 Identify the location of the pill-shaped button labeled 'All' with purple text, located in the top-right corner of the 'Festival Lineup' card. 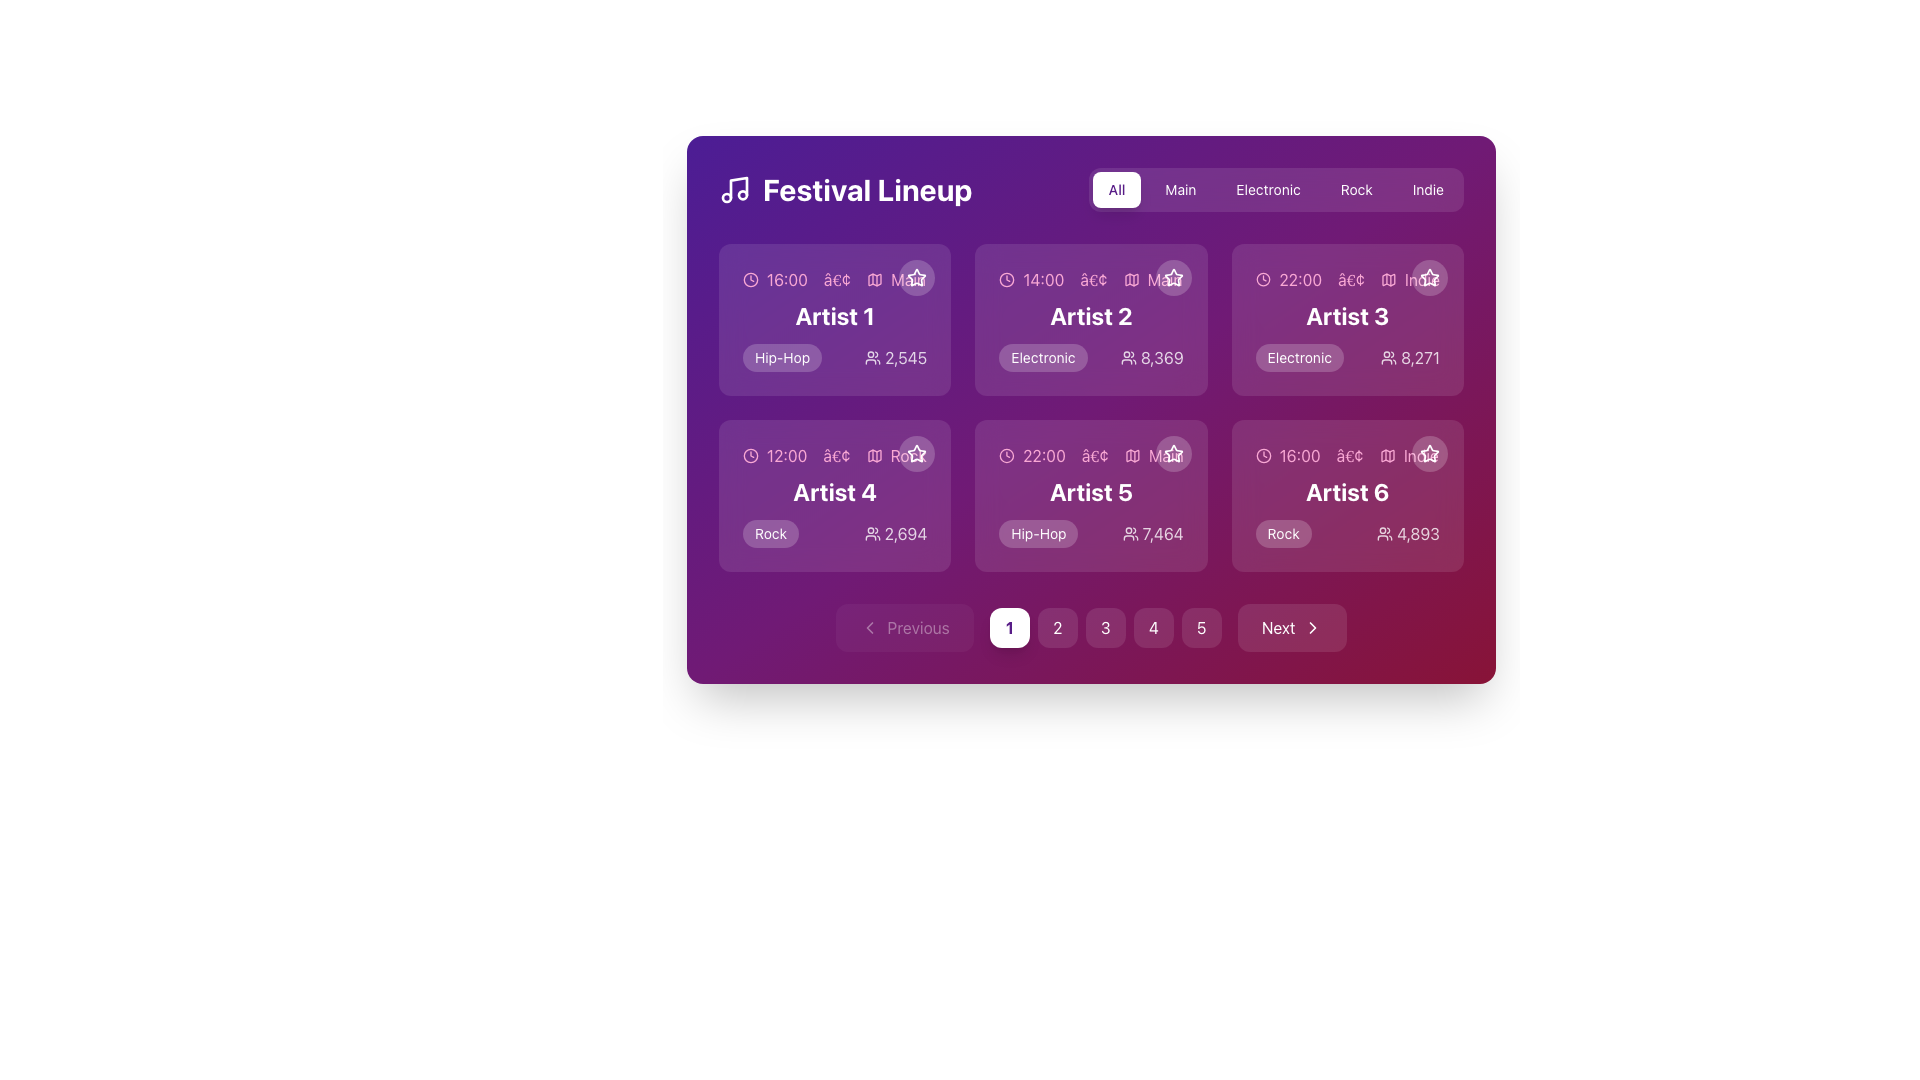
(1116, 189).